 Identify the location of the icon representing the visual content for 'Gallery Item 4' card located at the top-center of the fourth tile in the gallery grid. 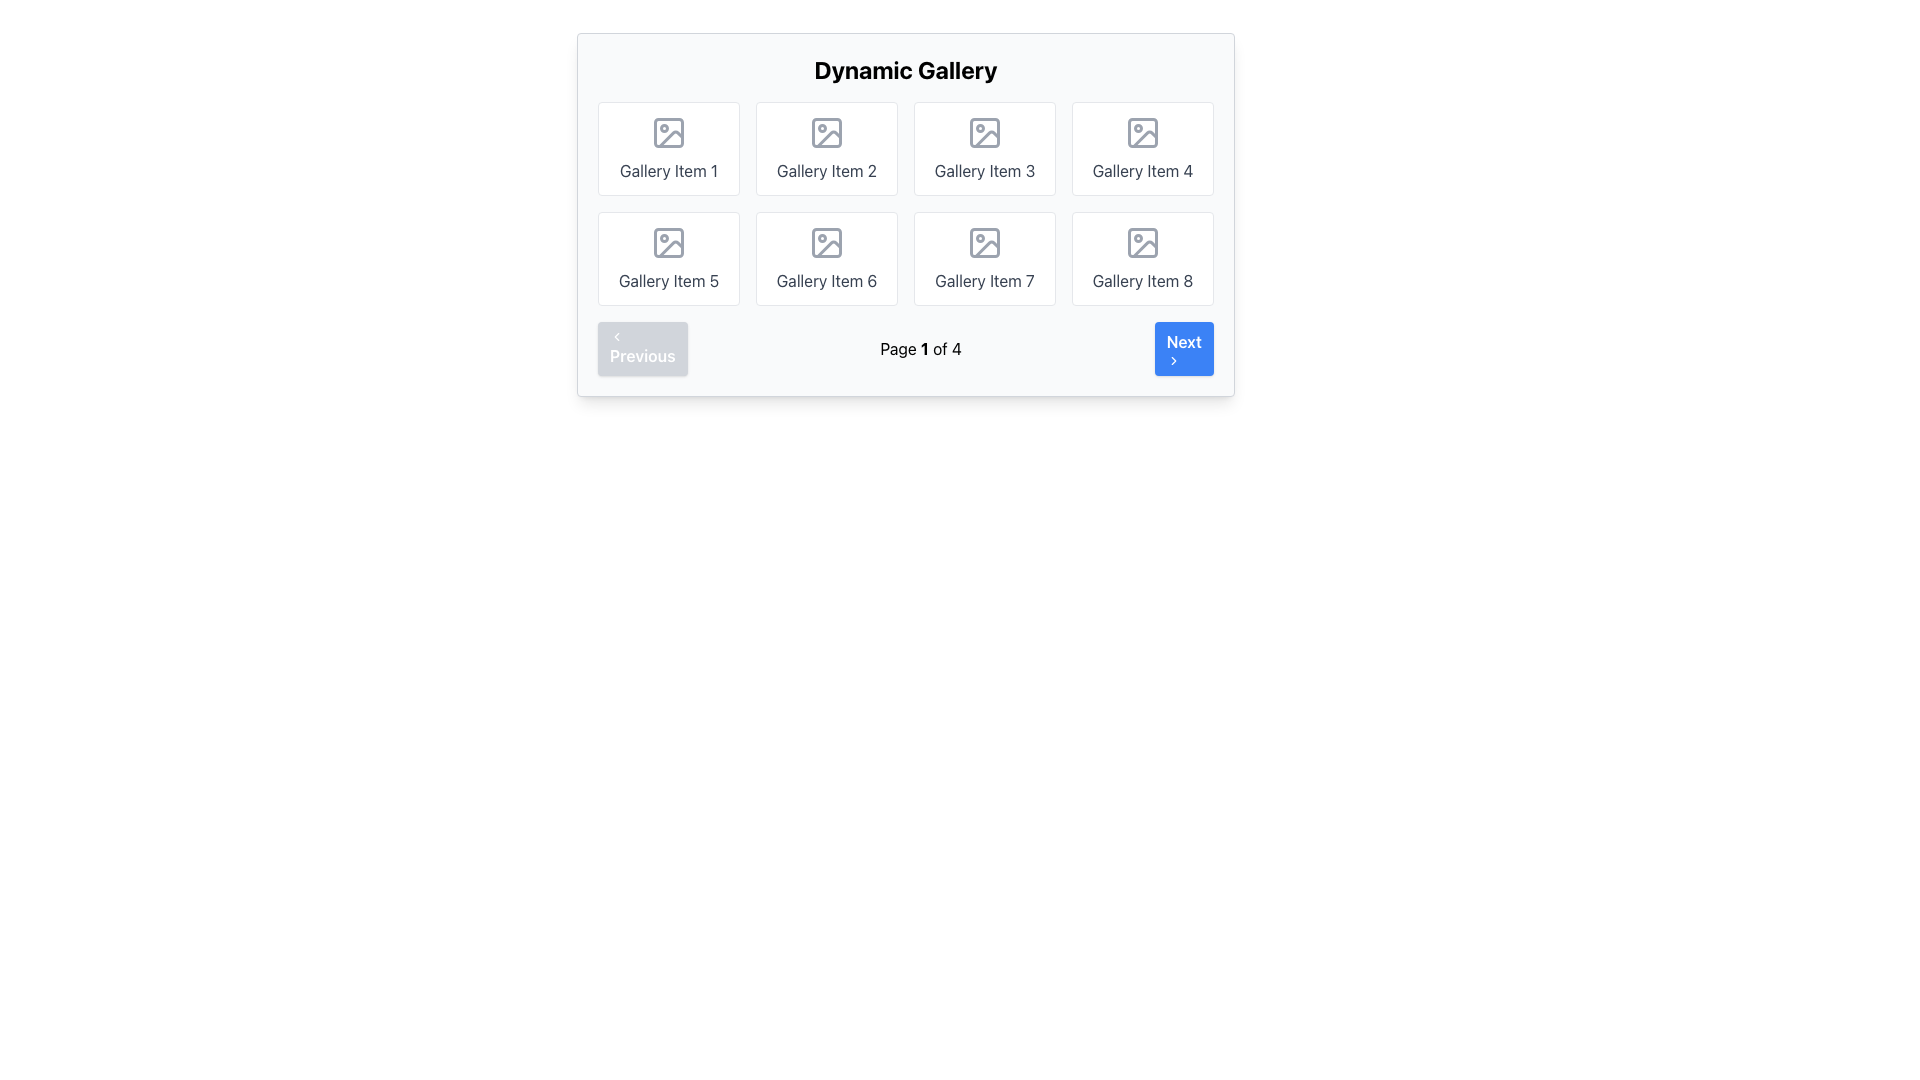
(1142, 132).